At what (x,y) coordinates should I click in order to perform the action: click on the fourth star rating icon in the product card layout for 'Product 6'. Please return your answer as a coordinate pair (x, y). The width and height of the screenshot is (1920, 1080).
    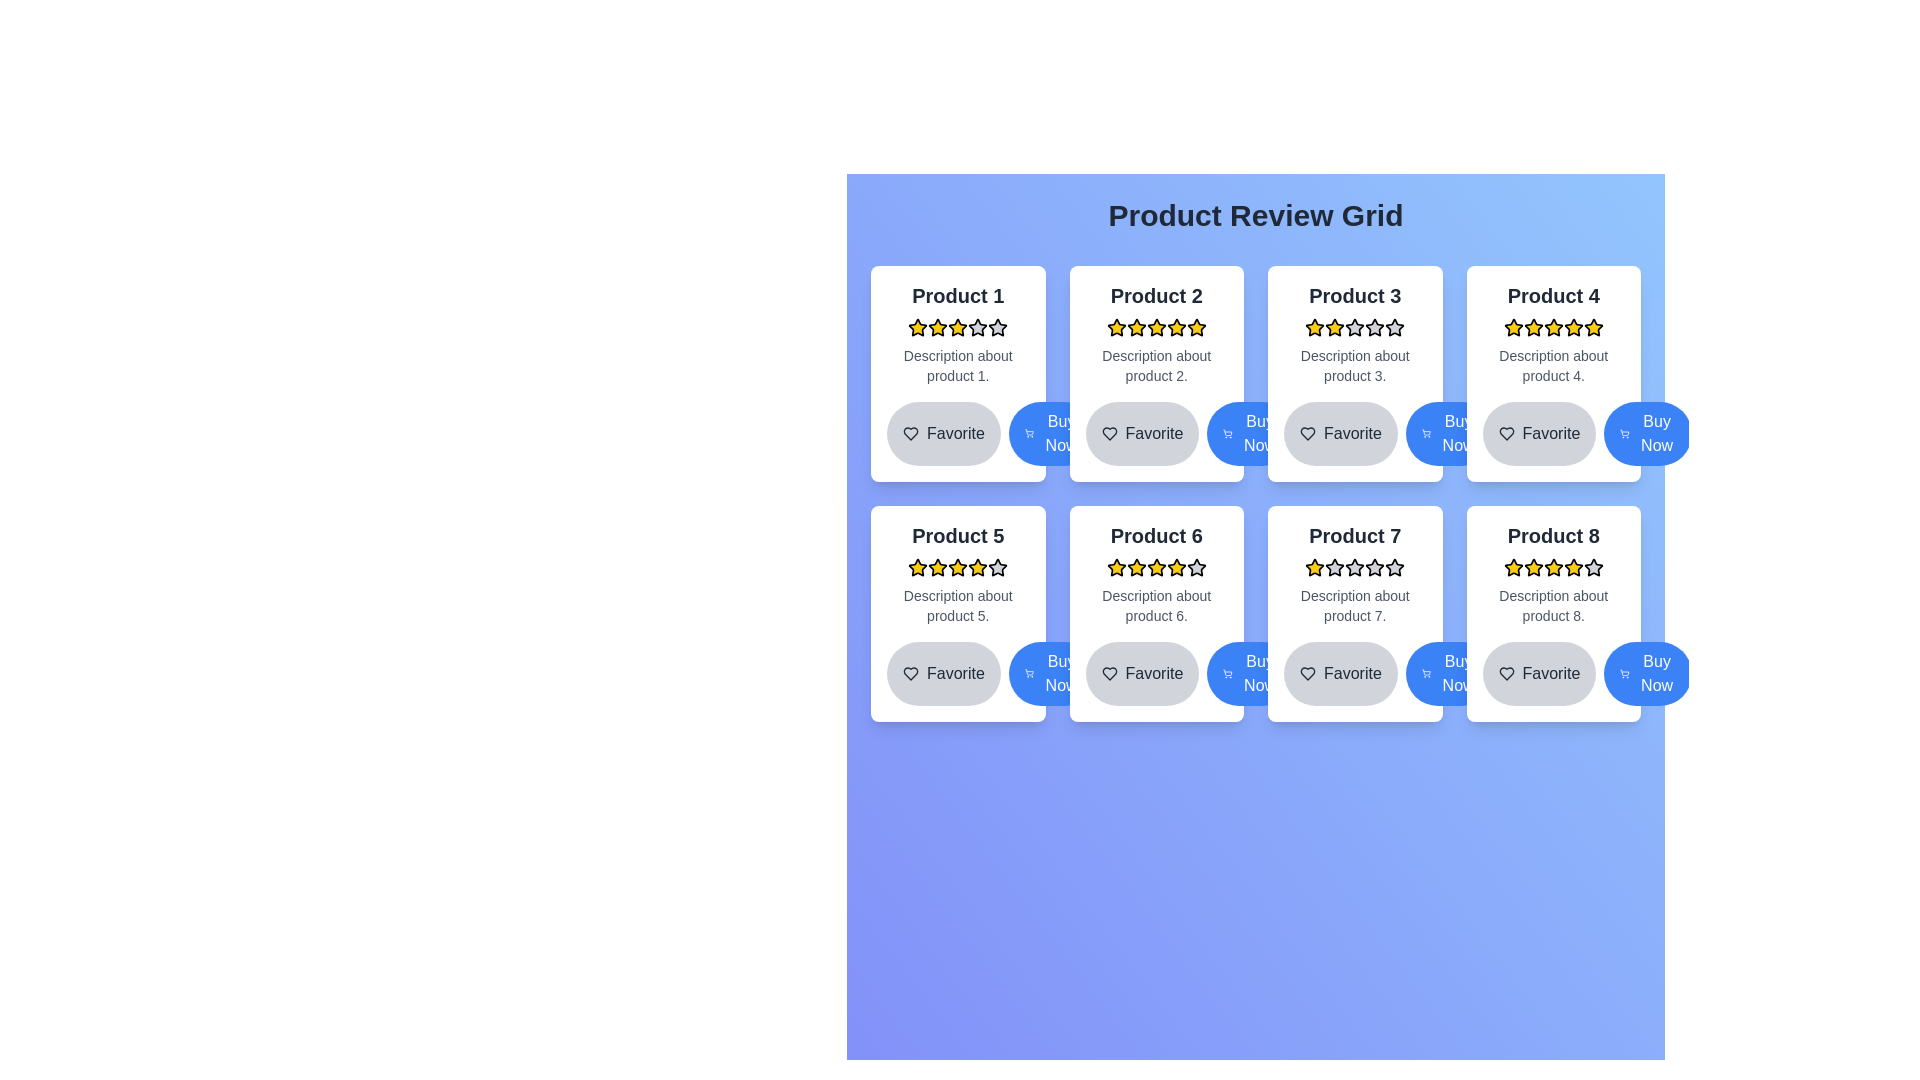
    Looking at the image, I should click on (1156, 567).